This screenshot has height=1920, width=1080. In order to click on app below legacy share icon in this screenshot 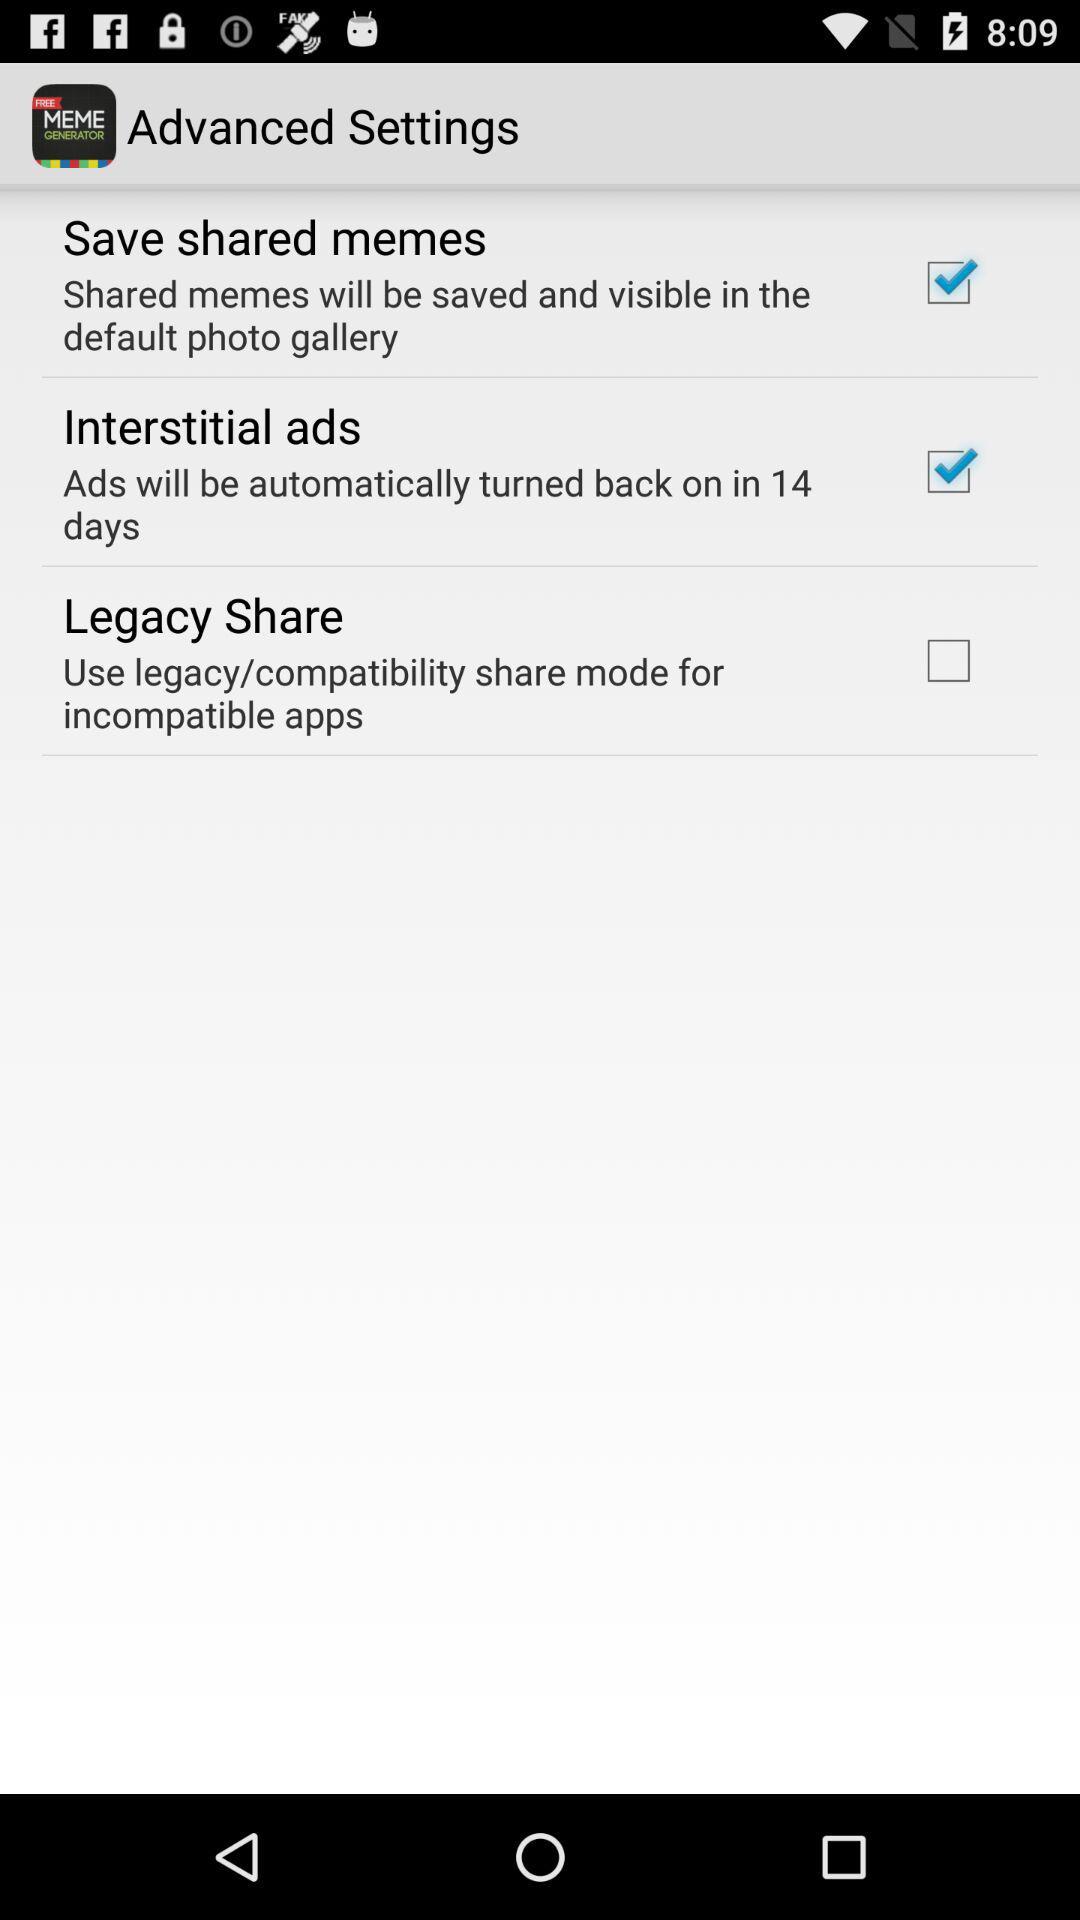, I will do `click(463, 692)`.